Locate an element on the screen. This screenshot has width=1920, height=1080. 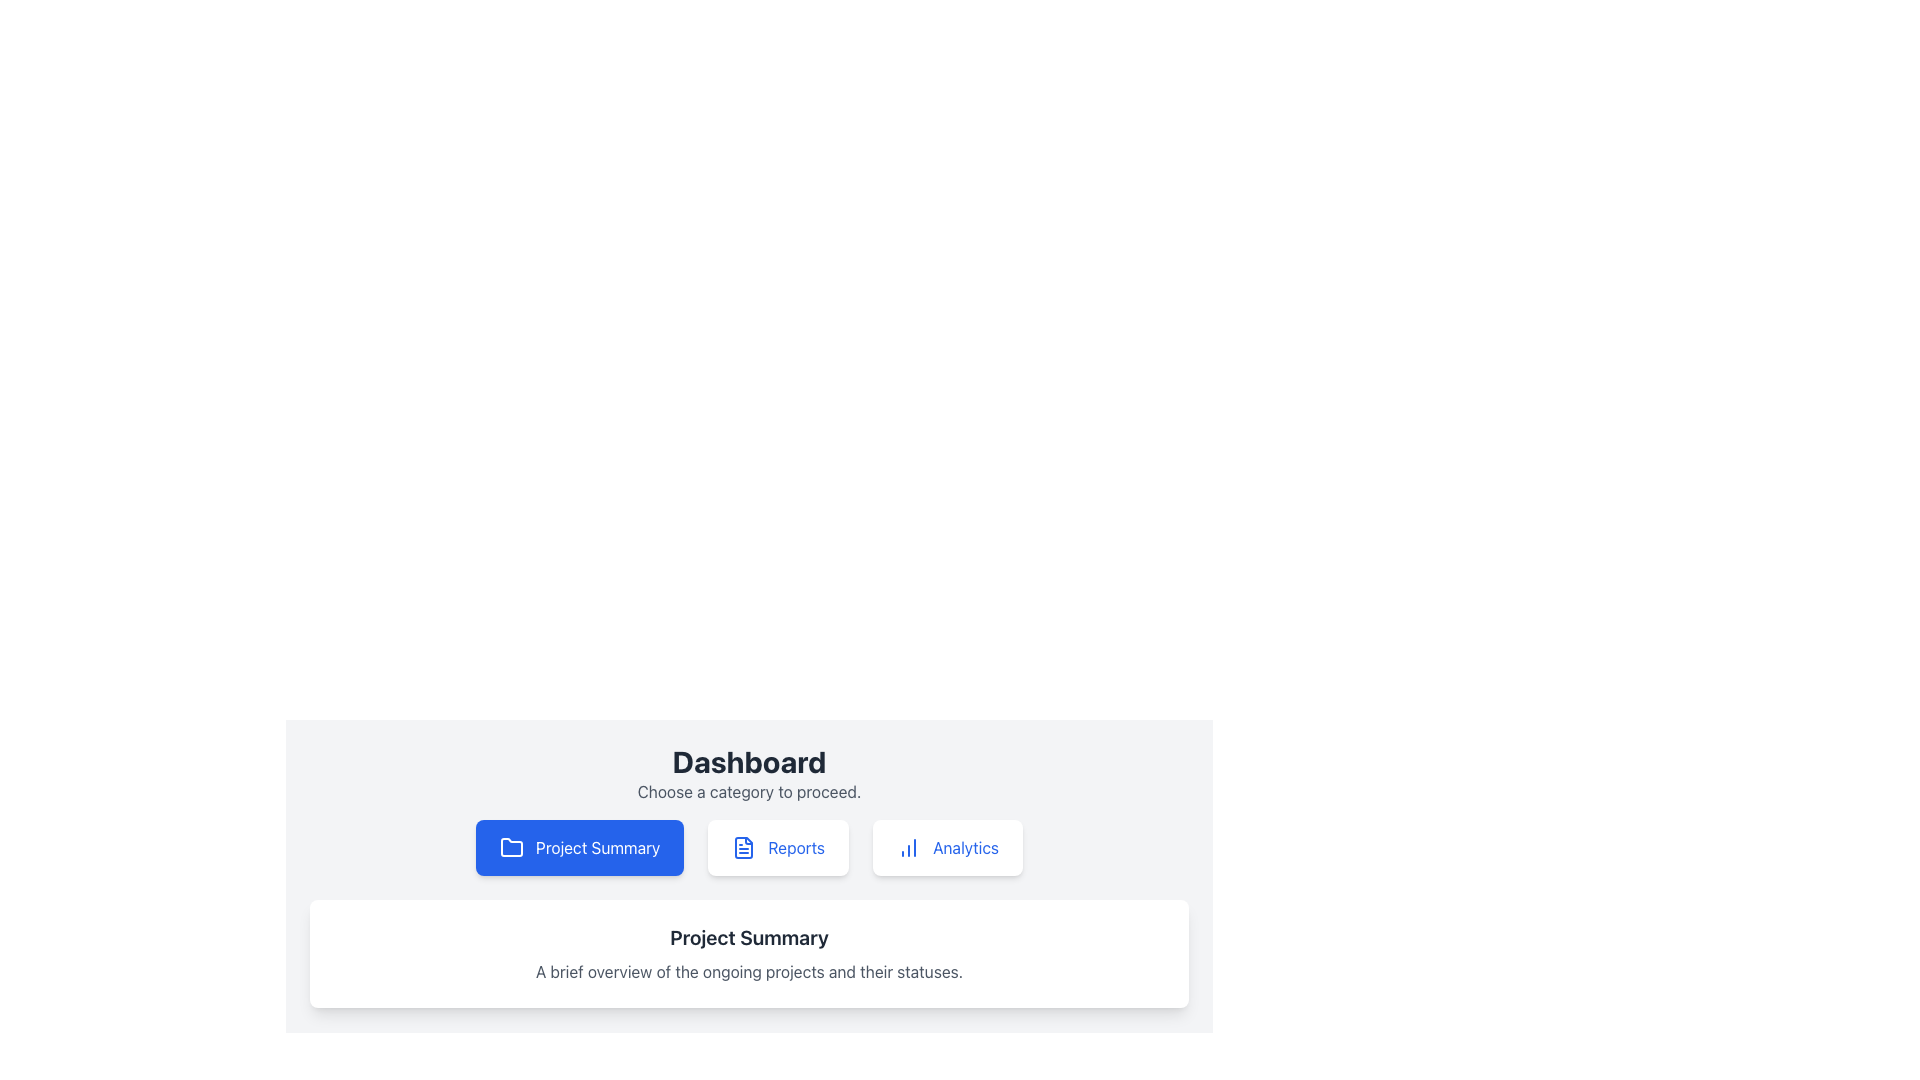
the bold and large-sized text reading 'Dashboard', which is prominently positioned at the top of a section labeled 'Choose a category to proceed.' is located at coordinates (748, 762).